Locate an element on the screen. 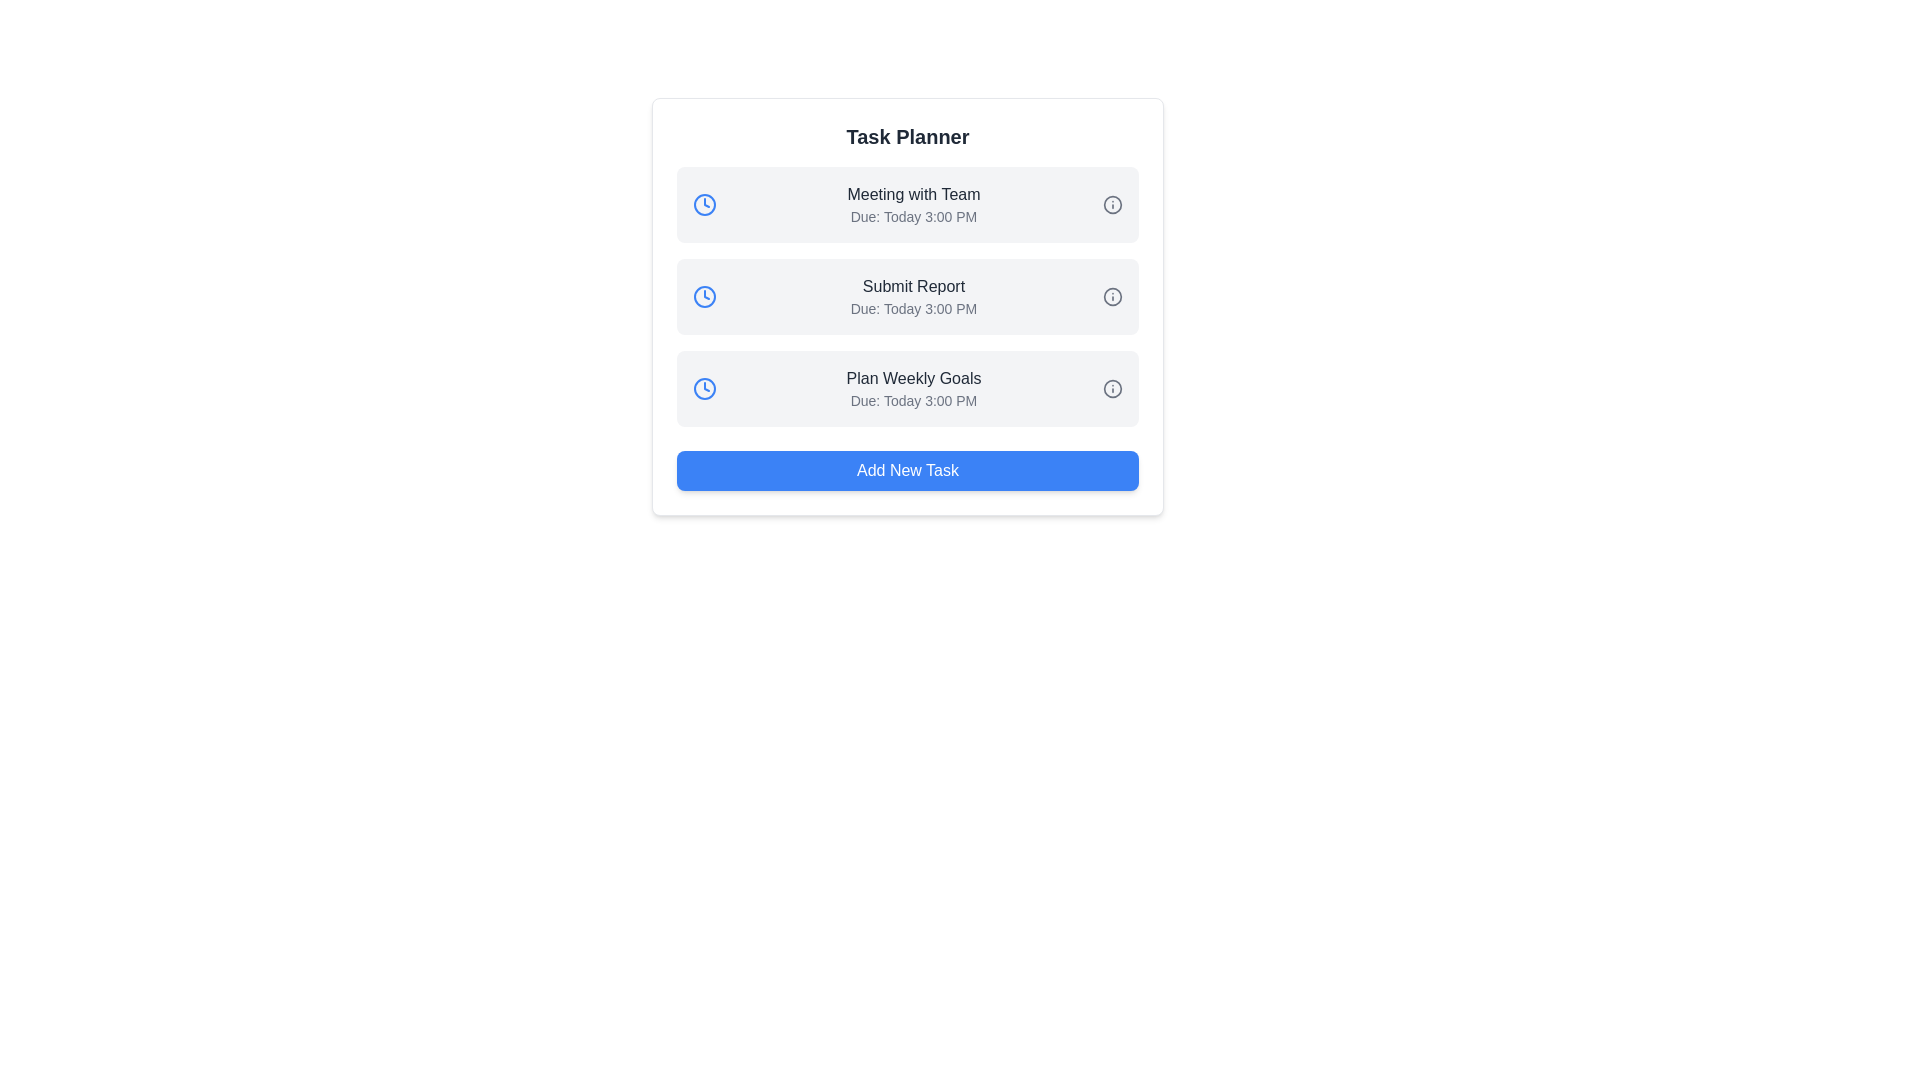 This screenshot has height=1080, width=1920. the text block that displays 'Plan Weekly Goals' and 'Due: Today 3:00 PM' in the Task Planner interface is located at coordinates (912, 389).